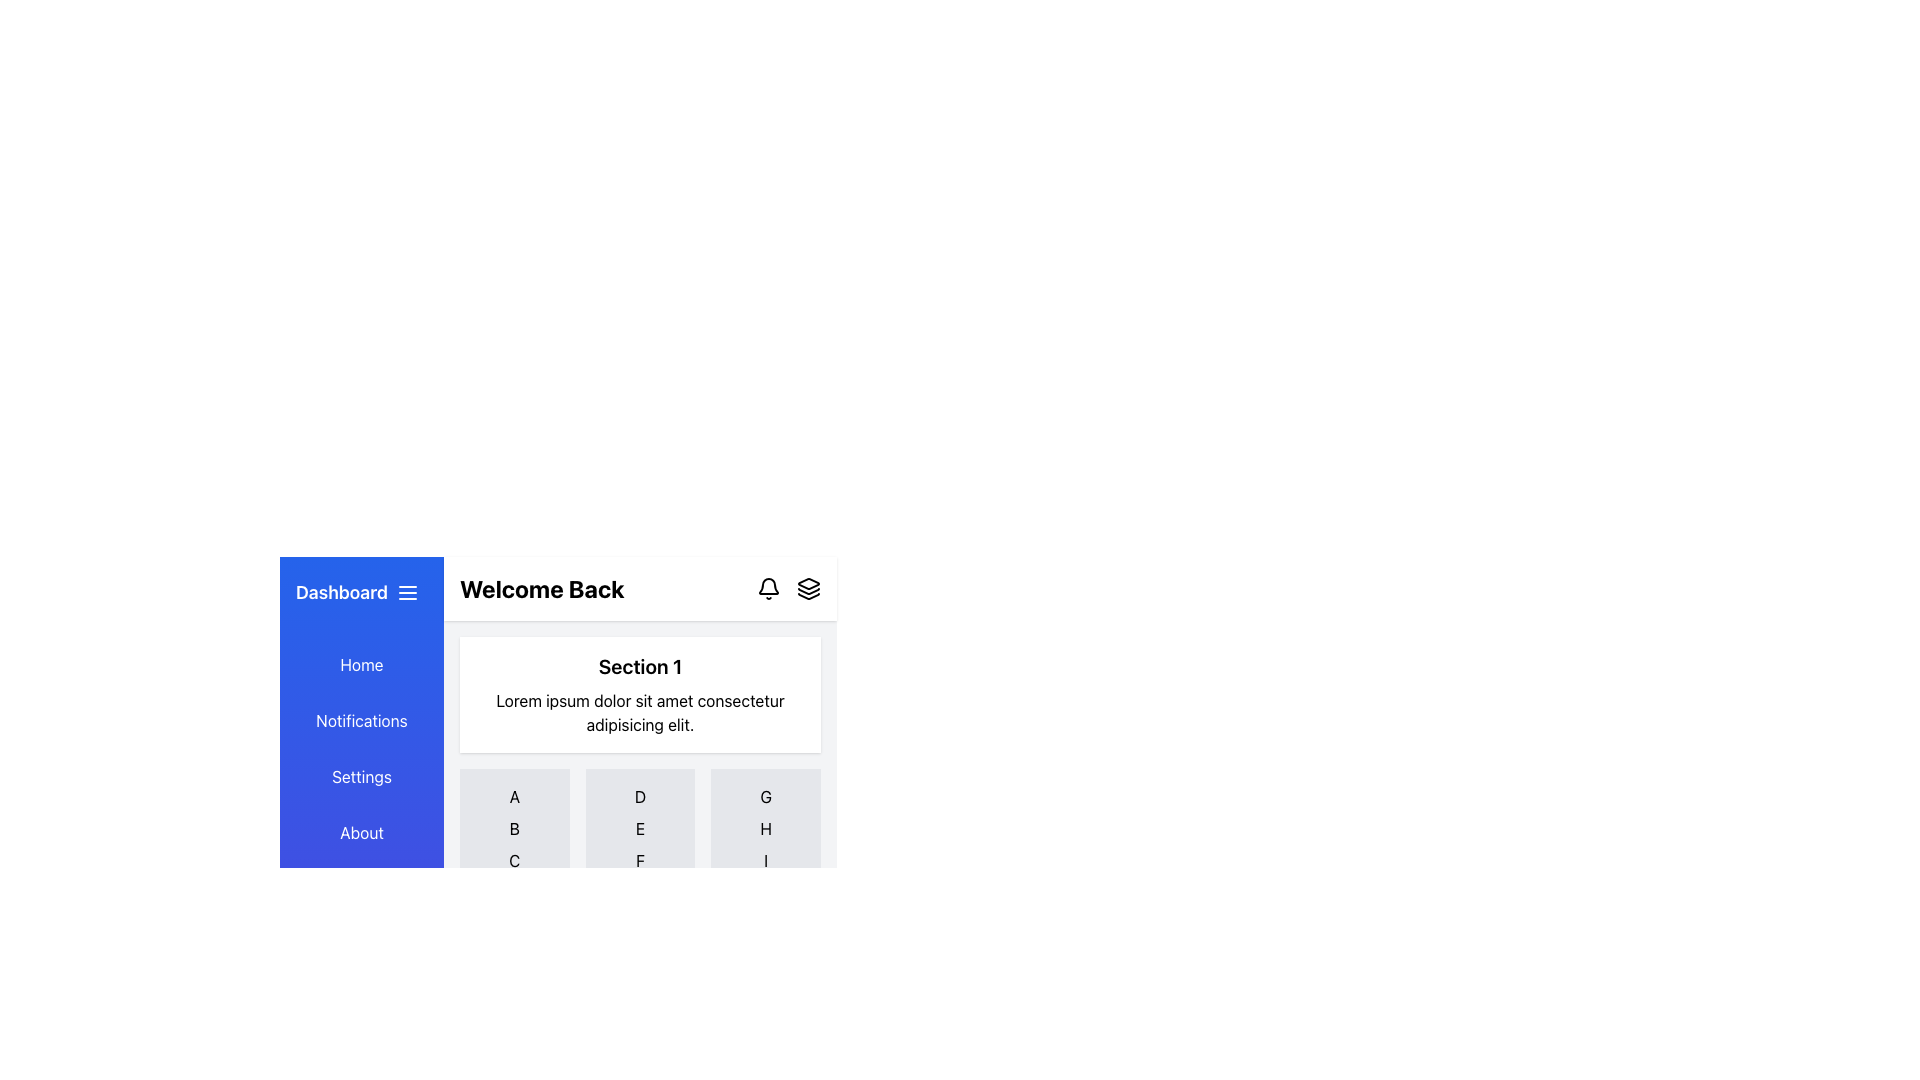 Image resolution: width=1920 pixels, height=1080 pixels. I want to click on the text label displaying 'Dashboard' in bold on a blue background, located in the top-left section of the interface, so click(341, 592).